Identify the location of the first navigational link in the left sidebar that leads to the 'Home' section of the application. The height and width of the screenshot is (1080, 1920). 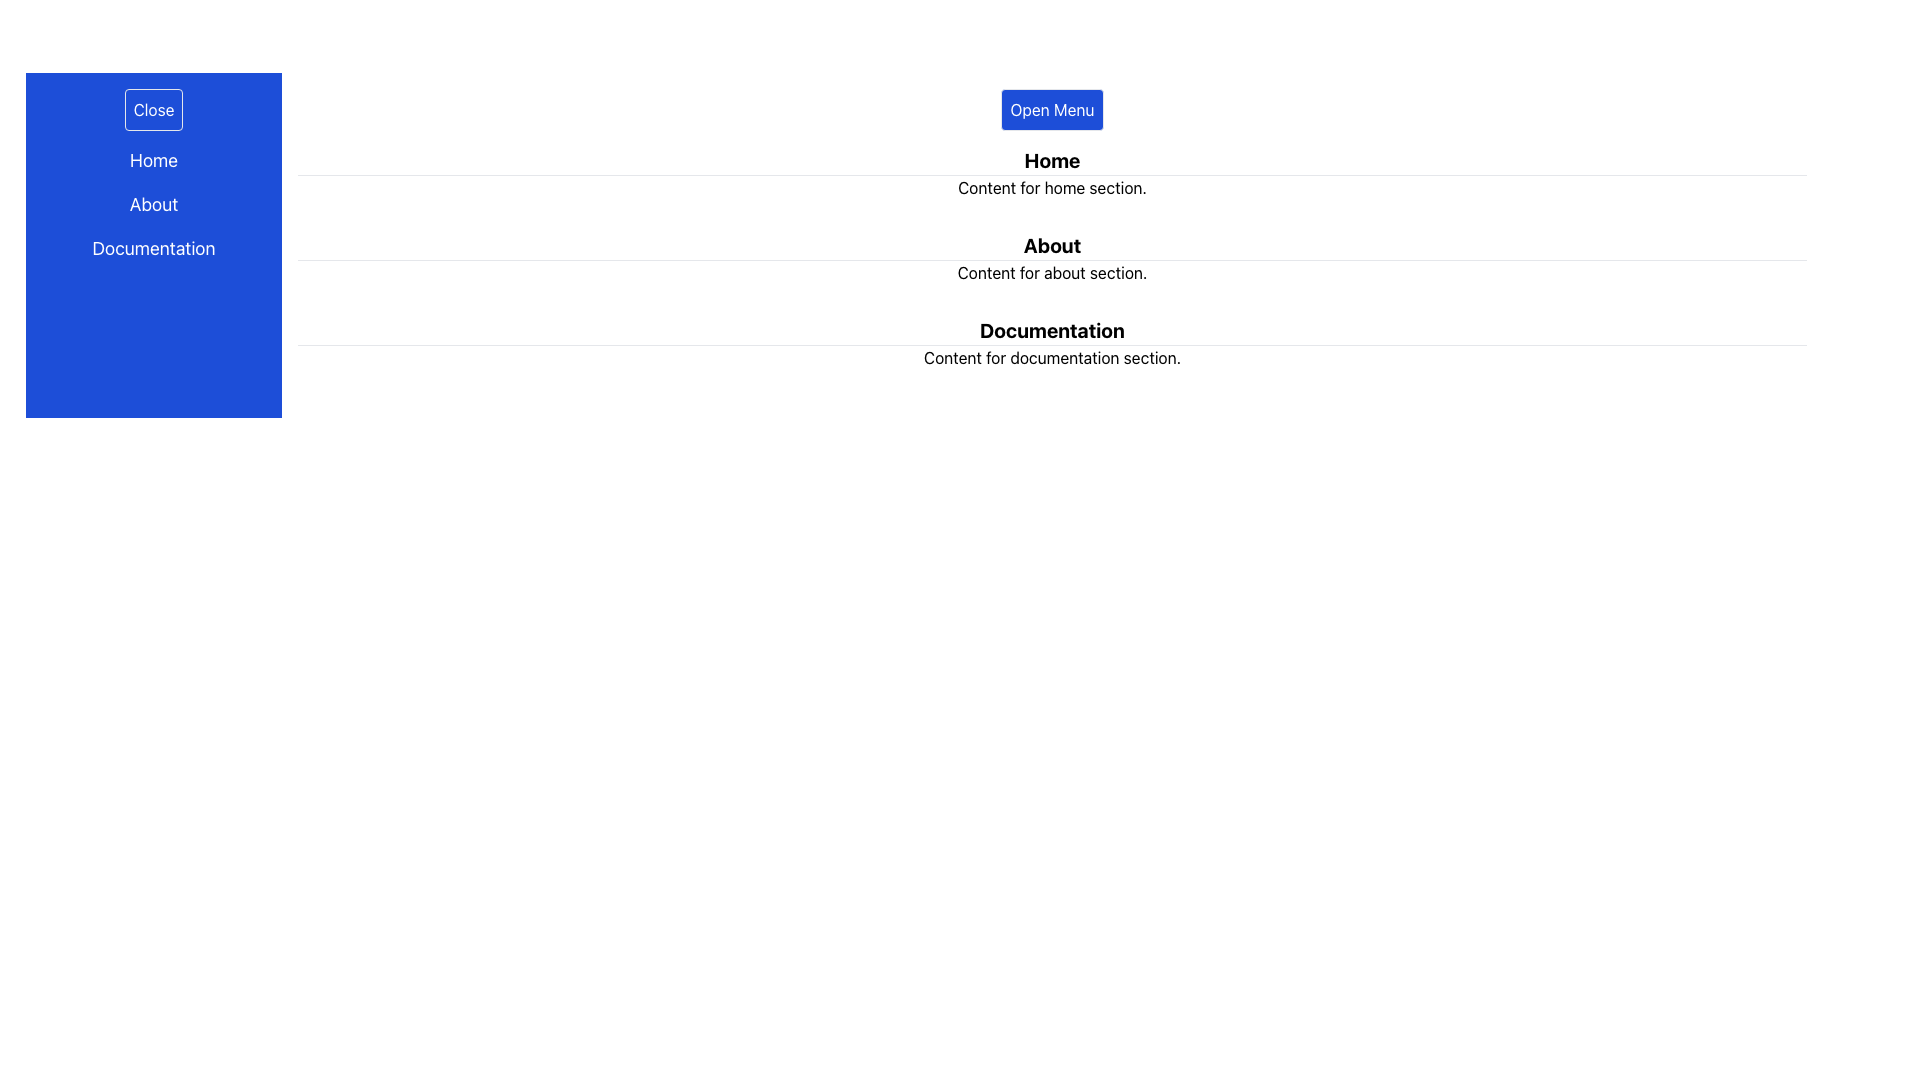
(152, 159).